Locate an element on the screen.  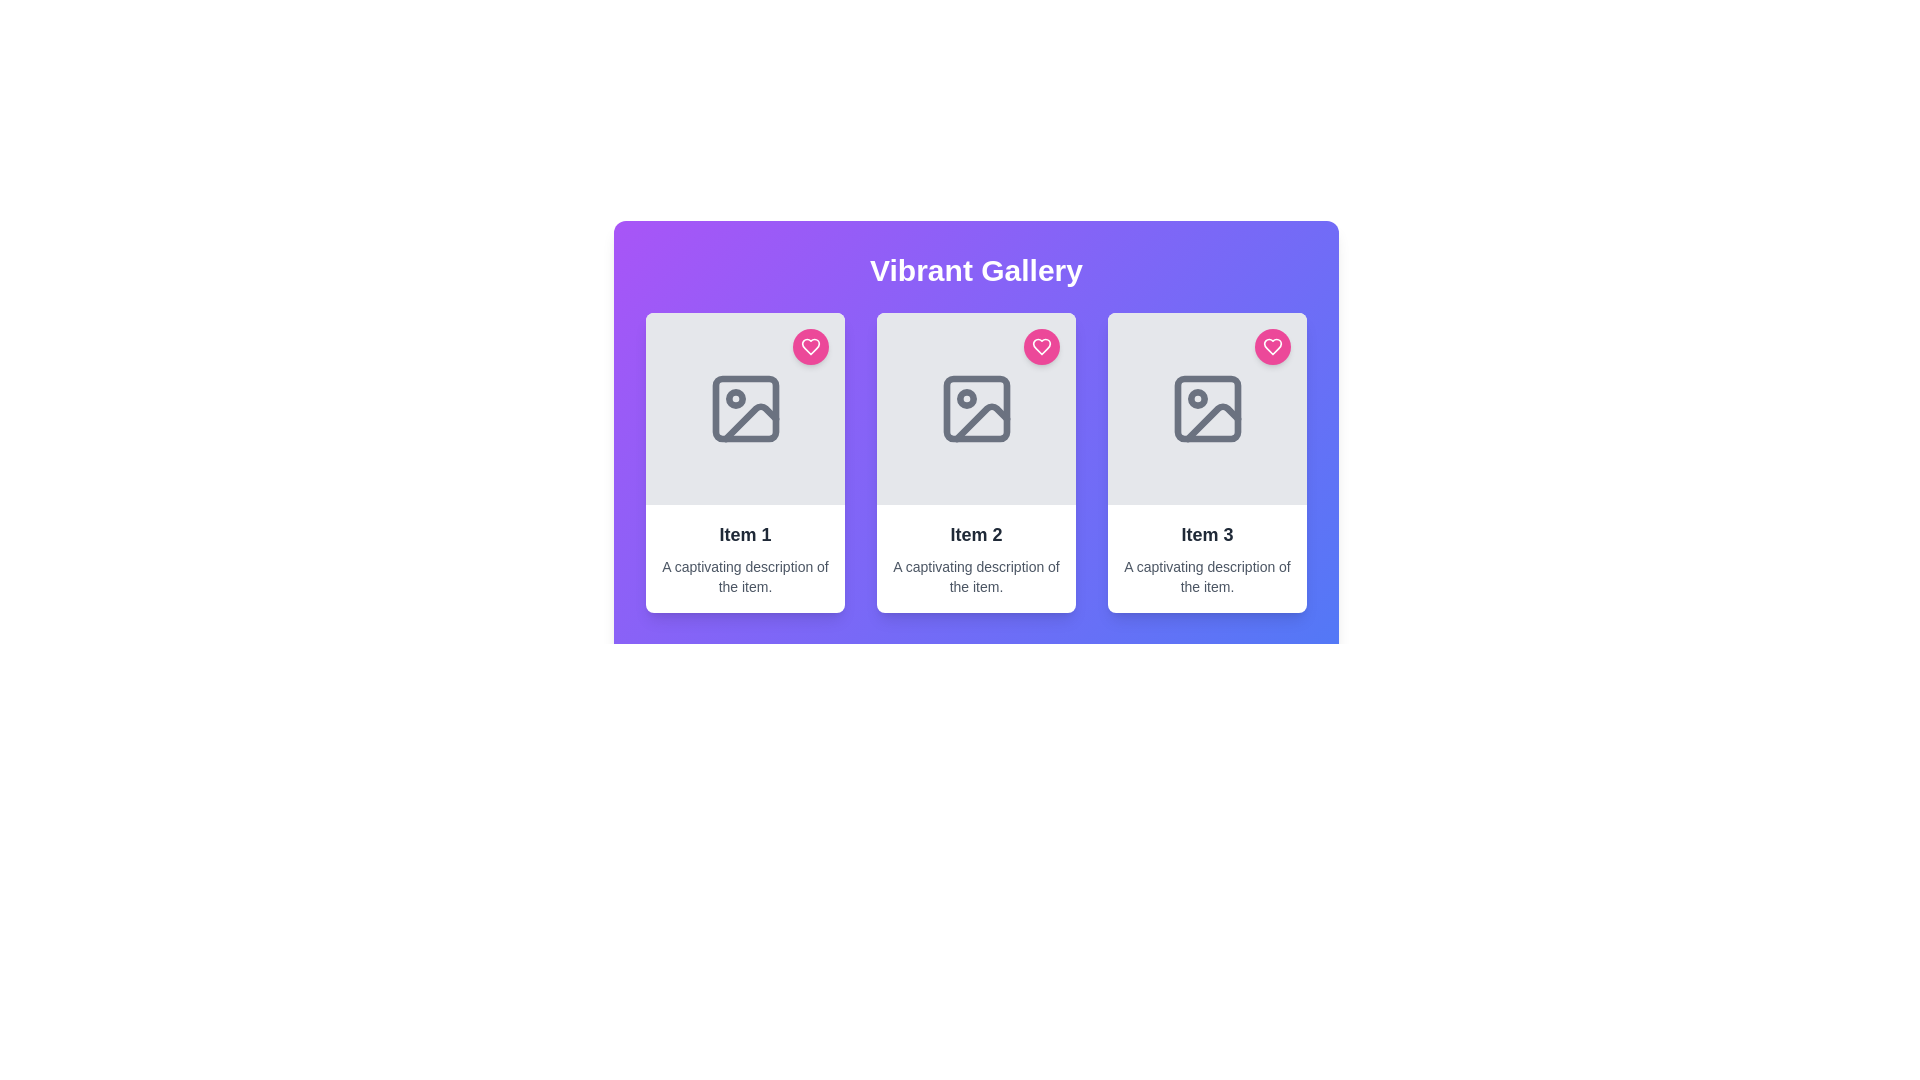
the text block containing a title and subtitle in the lower section of the third card of the 'Vibrant Gallery' is located at coordinates (1206, 559).